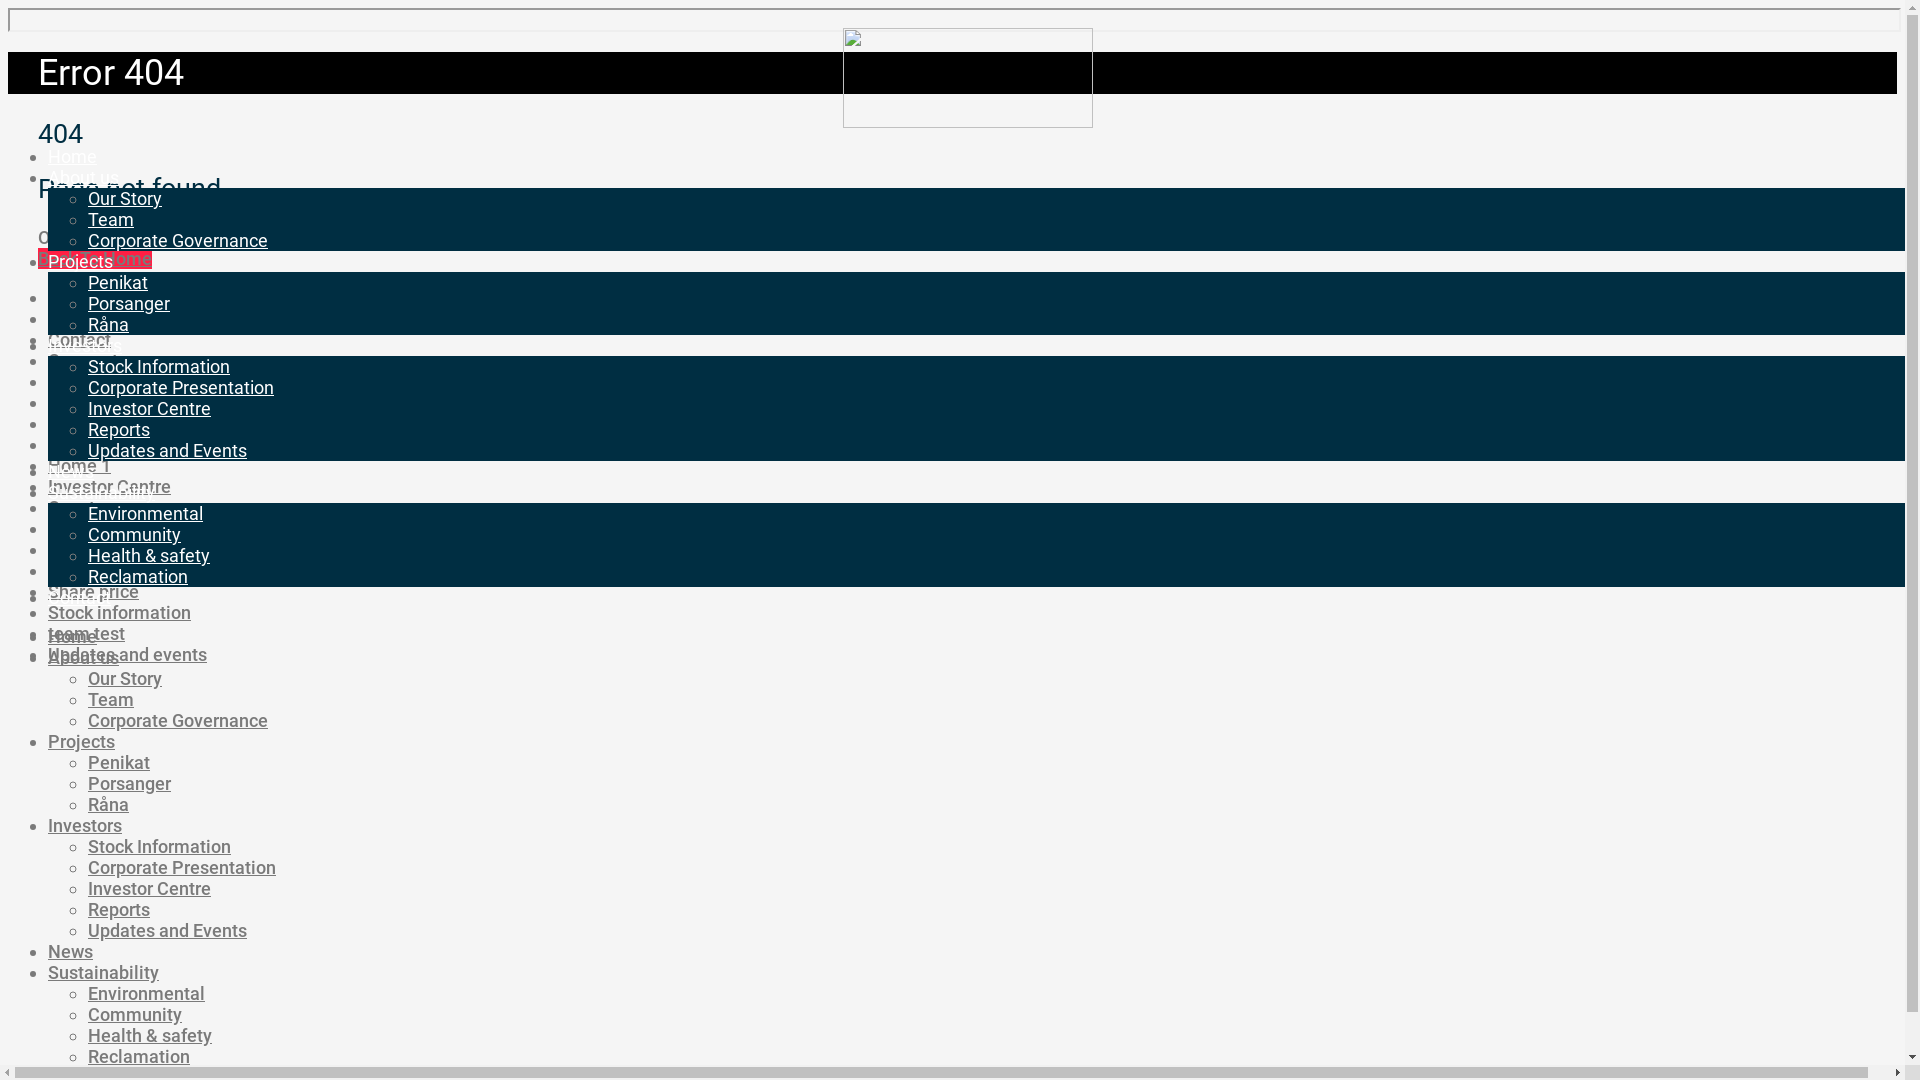  Describe the element at coordinates (133, 533) in the screenshot. I see `'Community'` at that location.